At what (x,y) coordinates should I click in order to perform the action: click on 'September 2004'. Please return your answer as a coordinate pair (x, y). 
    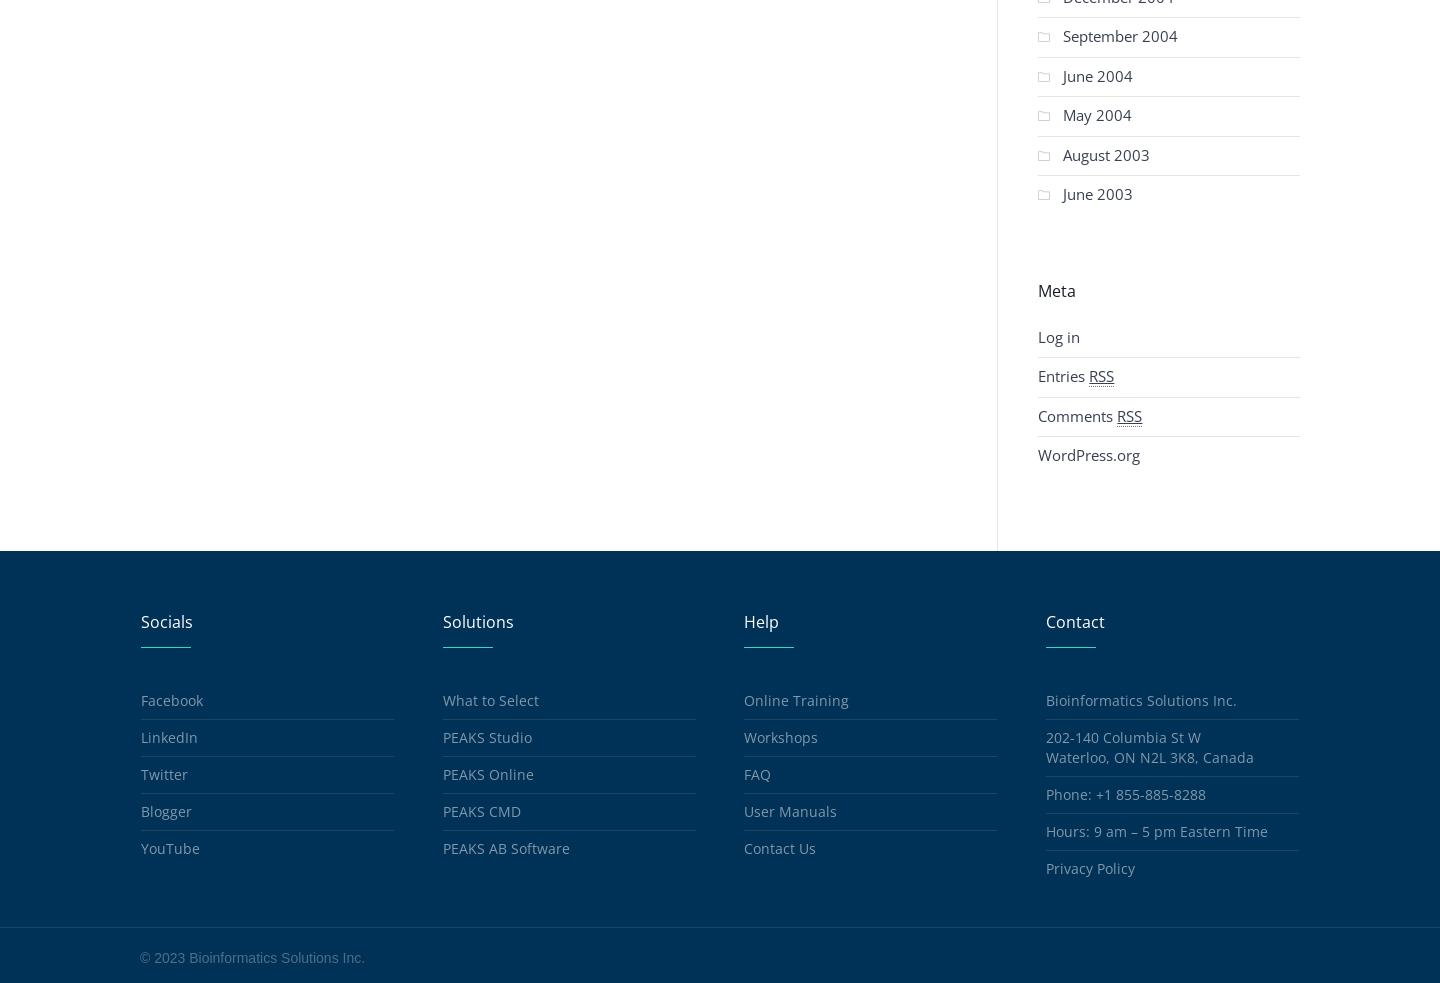
    Looking at the image, I should click on (1119, 34).